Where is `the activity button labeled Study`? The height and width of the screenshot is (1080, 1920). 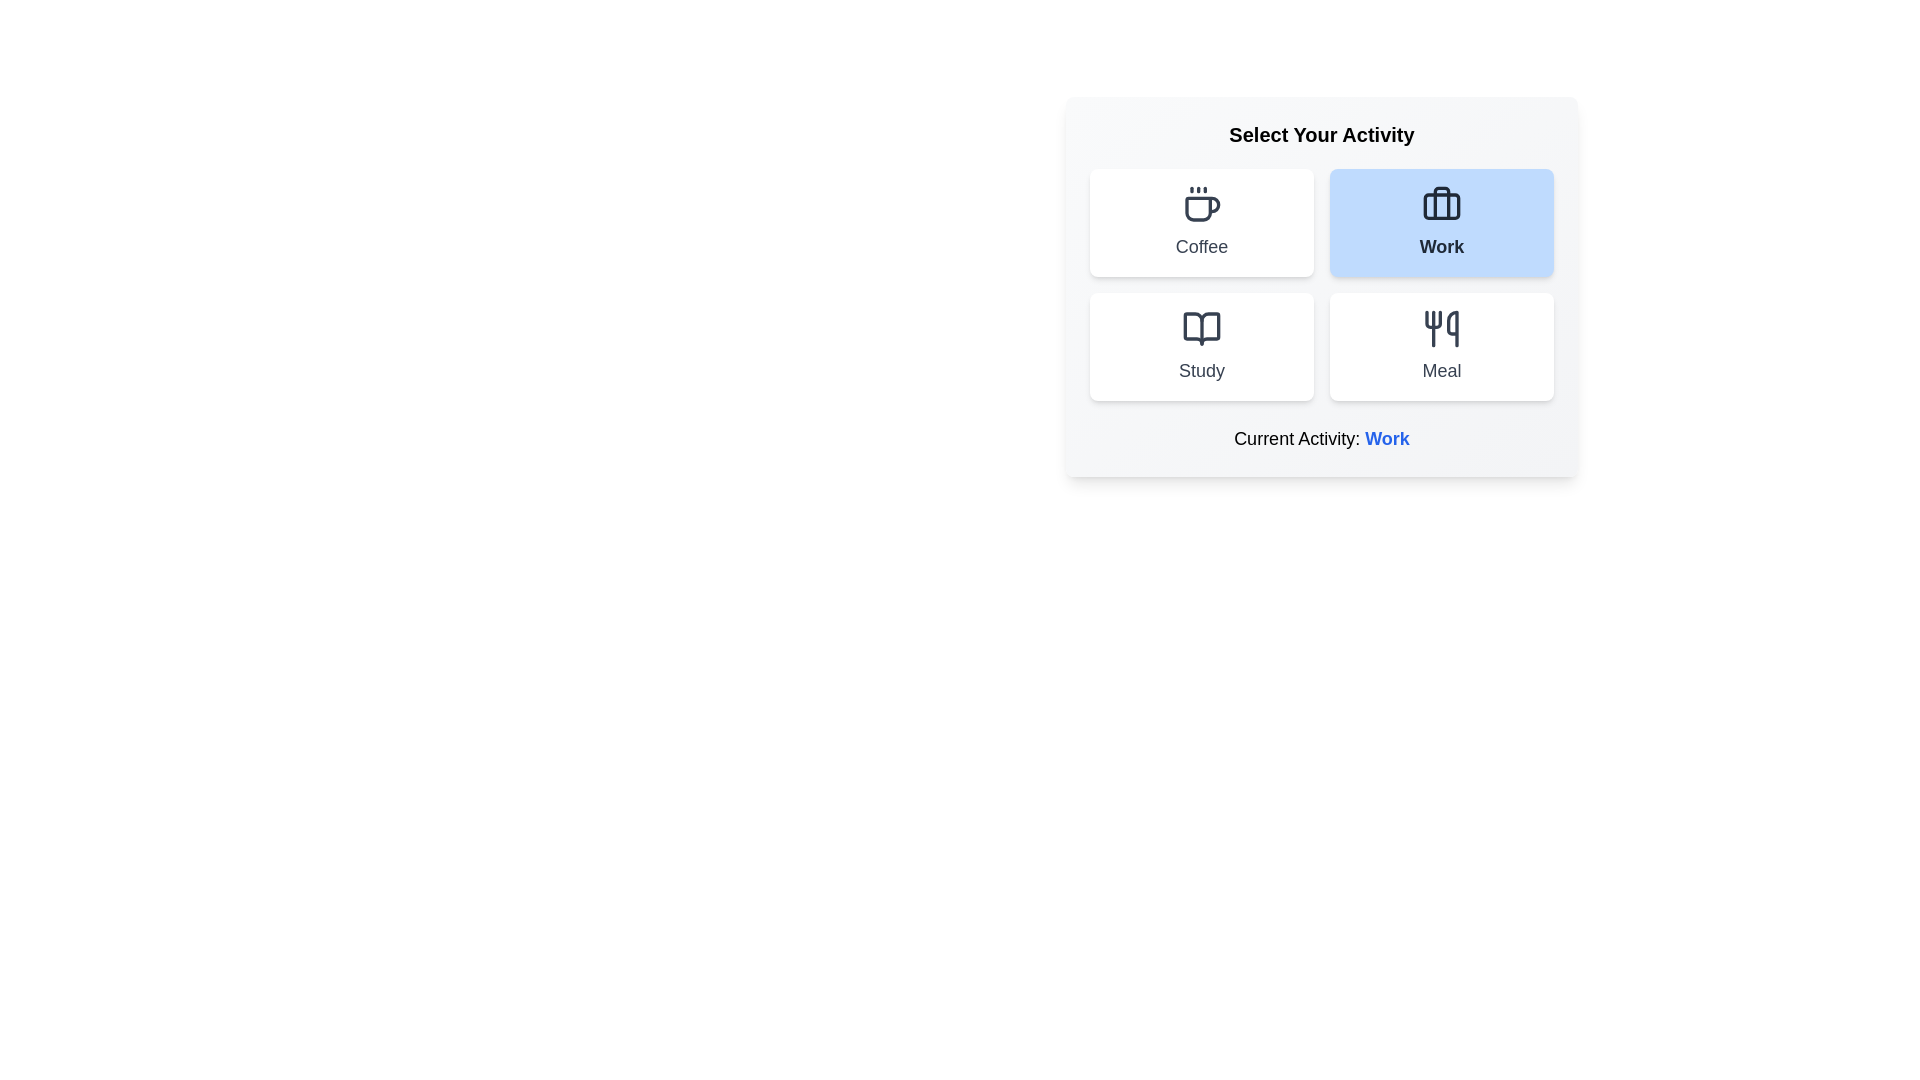 the activity button labeled Study is located at coordinates (1200, 346).